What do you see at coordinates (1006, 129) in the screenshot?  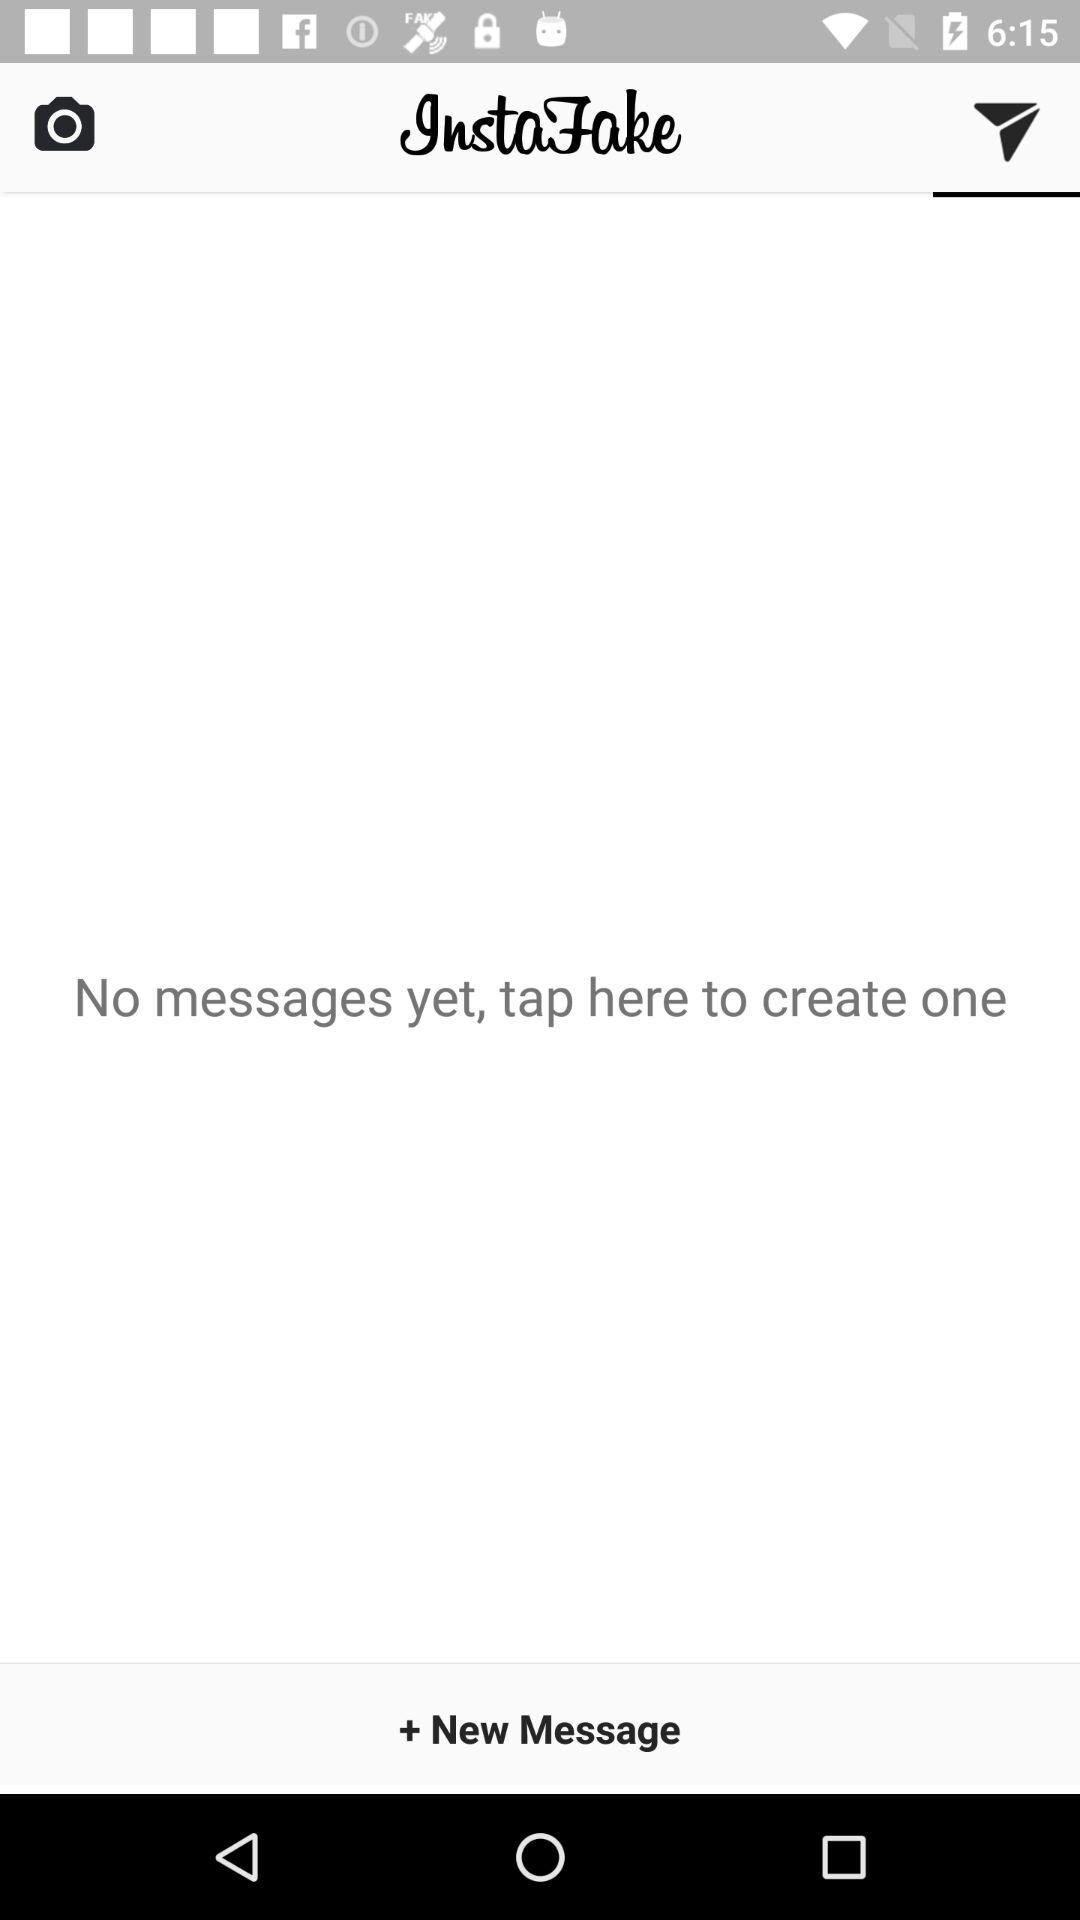 I see `the navigation icon` at bounding box center [1006, 129].